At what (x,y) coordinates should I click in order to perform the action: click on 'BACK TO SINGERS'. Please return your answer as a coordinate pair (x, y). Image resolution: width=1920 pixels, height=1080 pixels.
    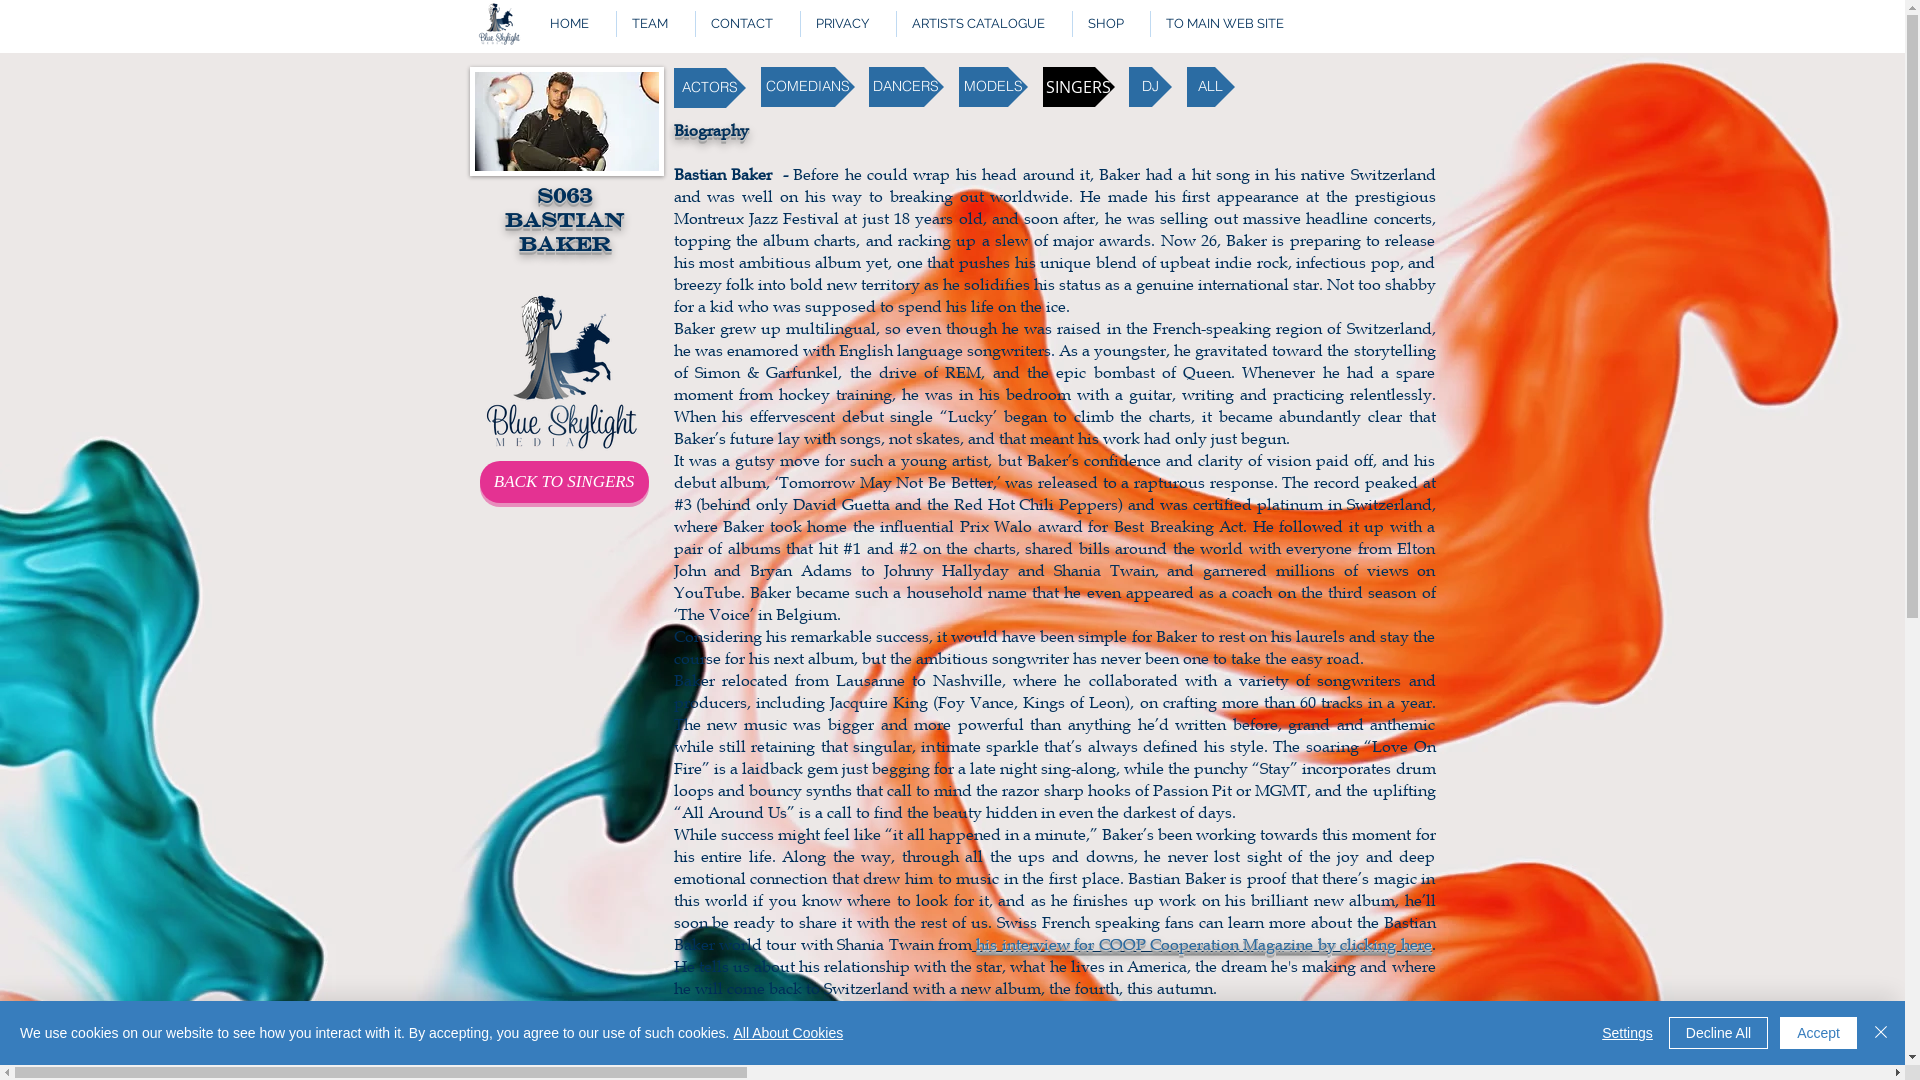
    Looking at the image, I should click on (563, 482).